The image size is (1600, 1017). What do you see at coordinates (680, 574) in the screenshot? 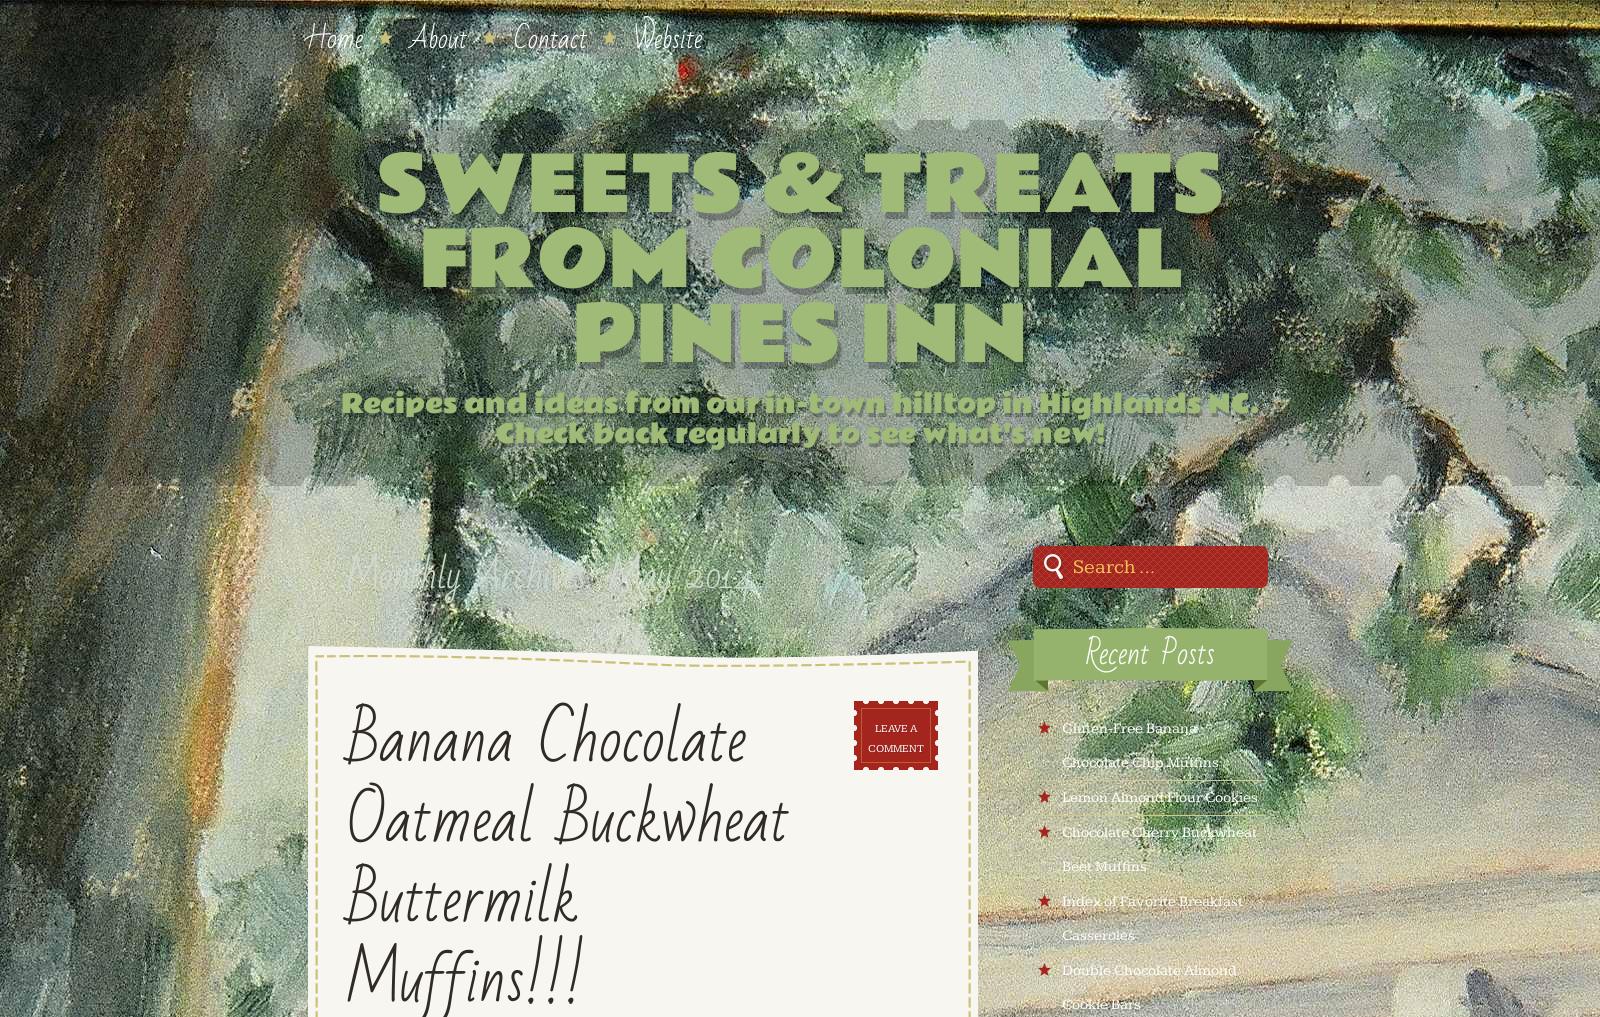
I see `'May 2014'` at bounding box center [680, 574].